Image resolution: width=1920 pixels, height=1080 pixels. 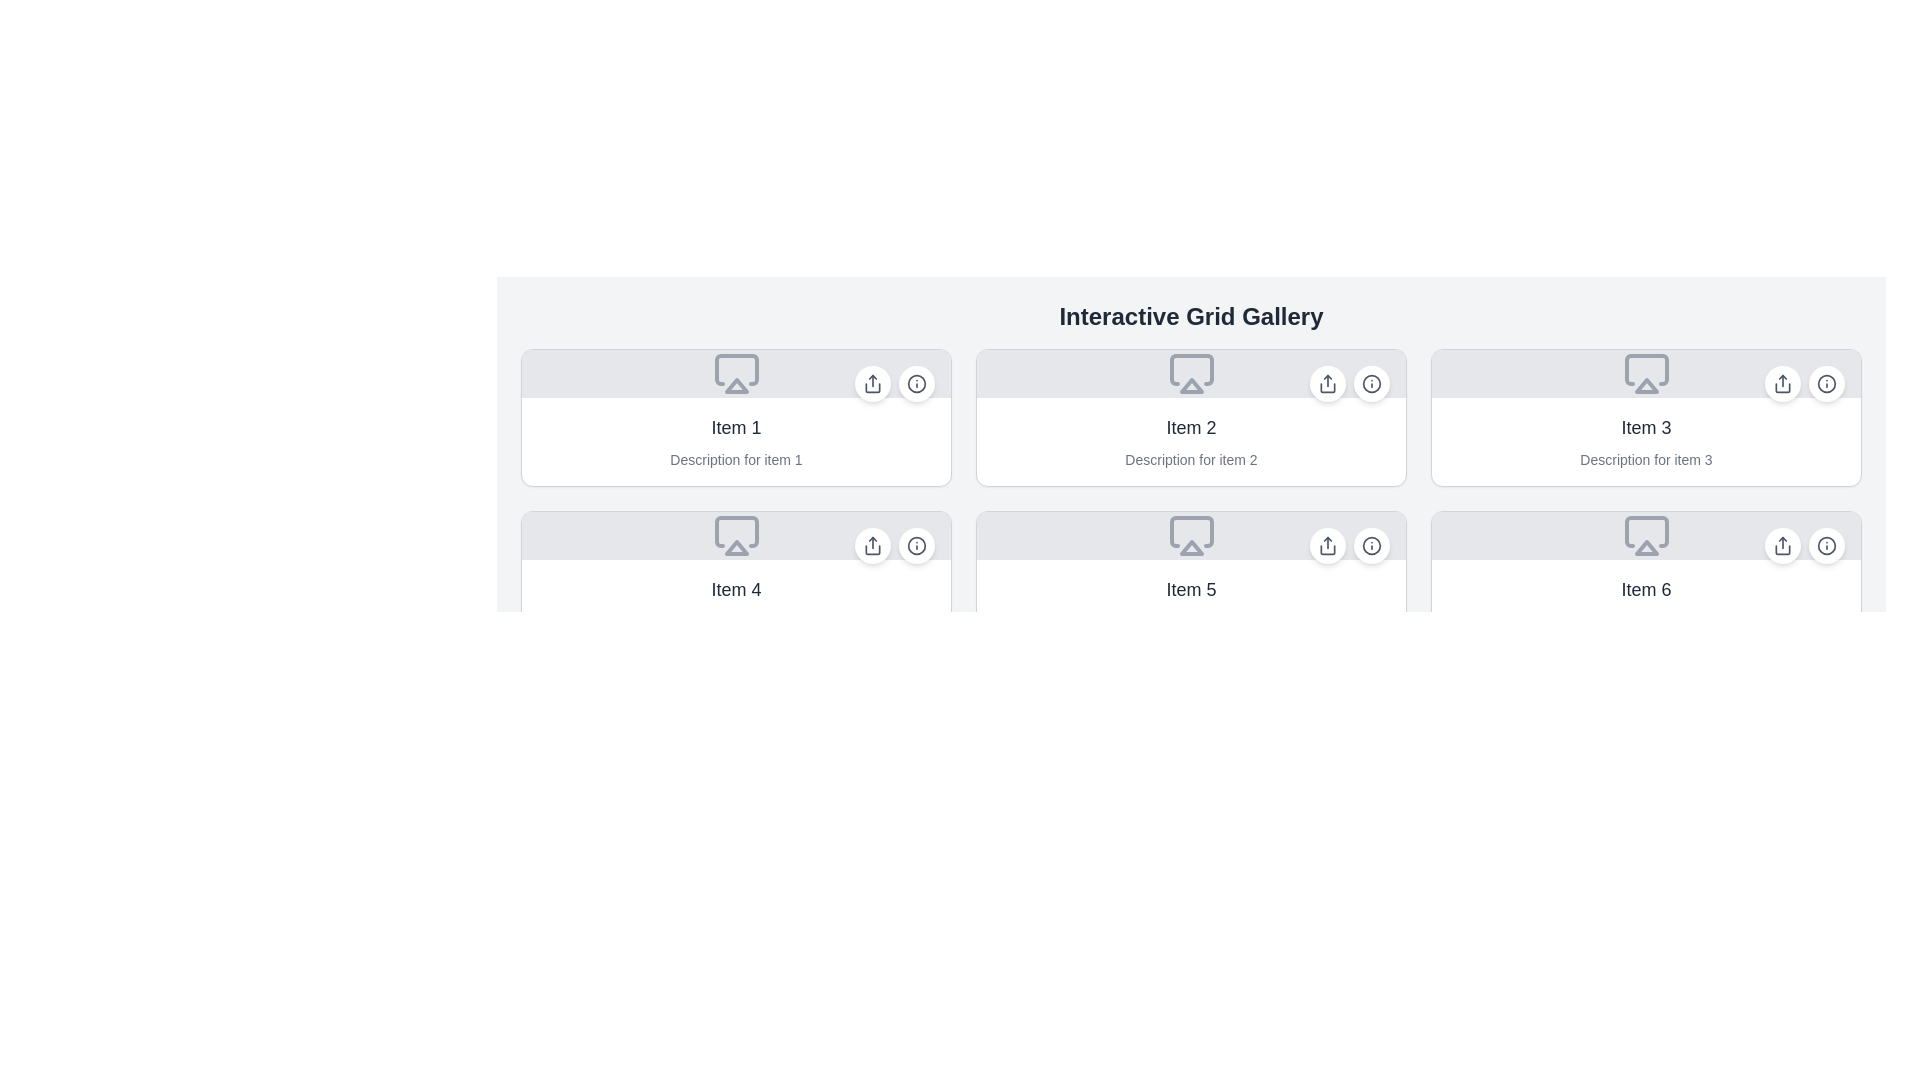 What do you see at coordinates (1646, 374) in the screenshot?
I see `the SVG icon representing electronic or media playback equipment located in the third cell of a 2x3 grid layout, which corresponds to 'Item 3'` at bounding box center [1646, 374].